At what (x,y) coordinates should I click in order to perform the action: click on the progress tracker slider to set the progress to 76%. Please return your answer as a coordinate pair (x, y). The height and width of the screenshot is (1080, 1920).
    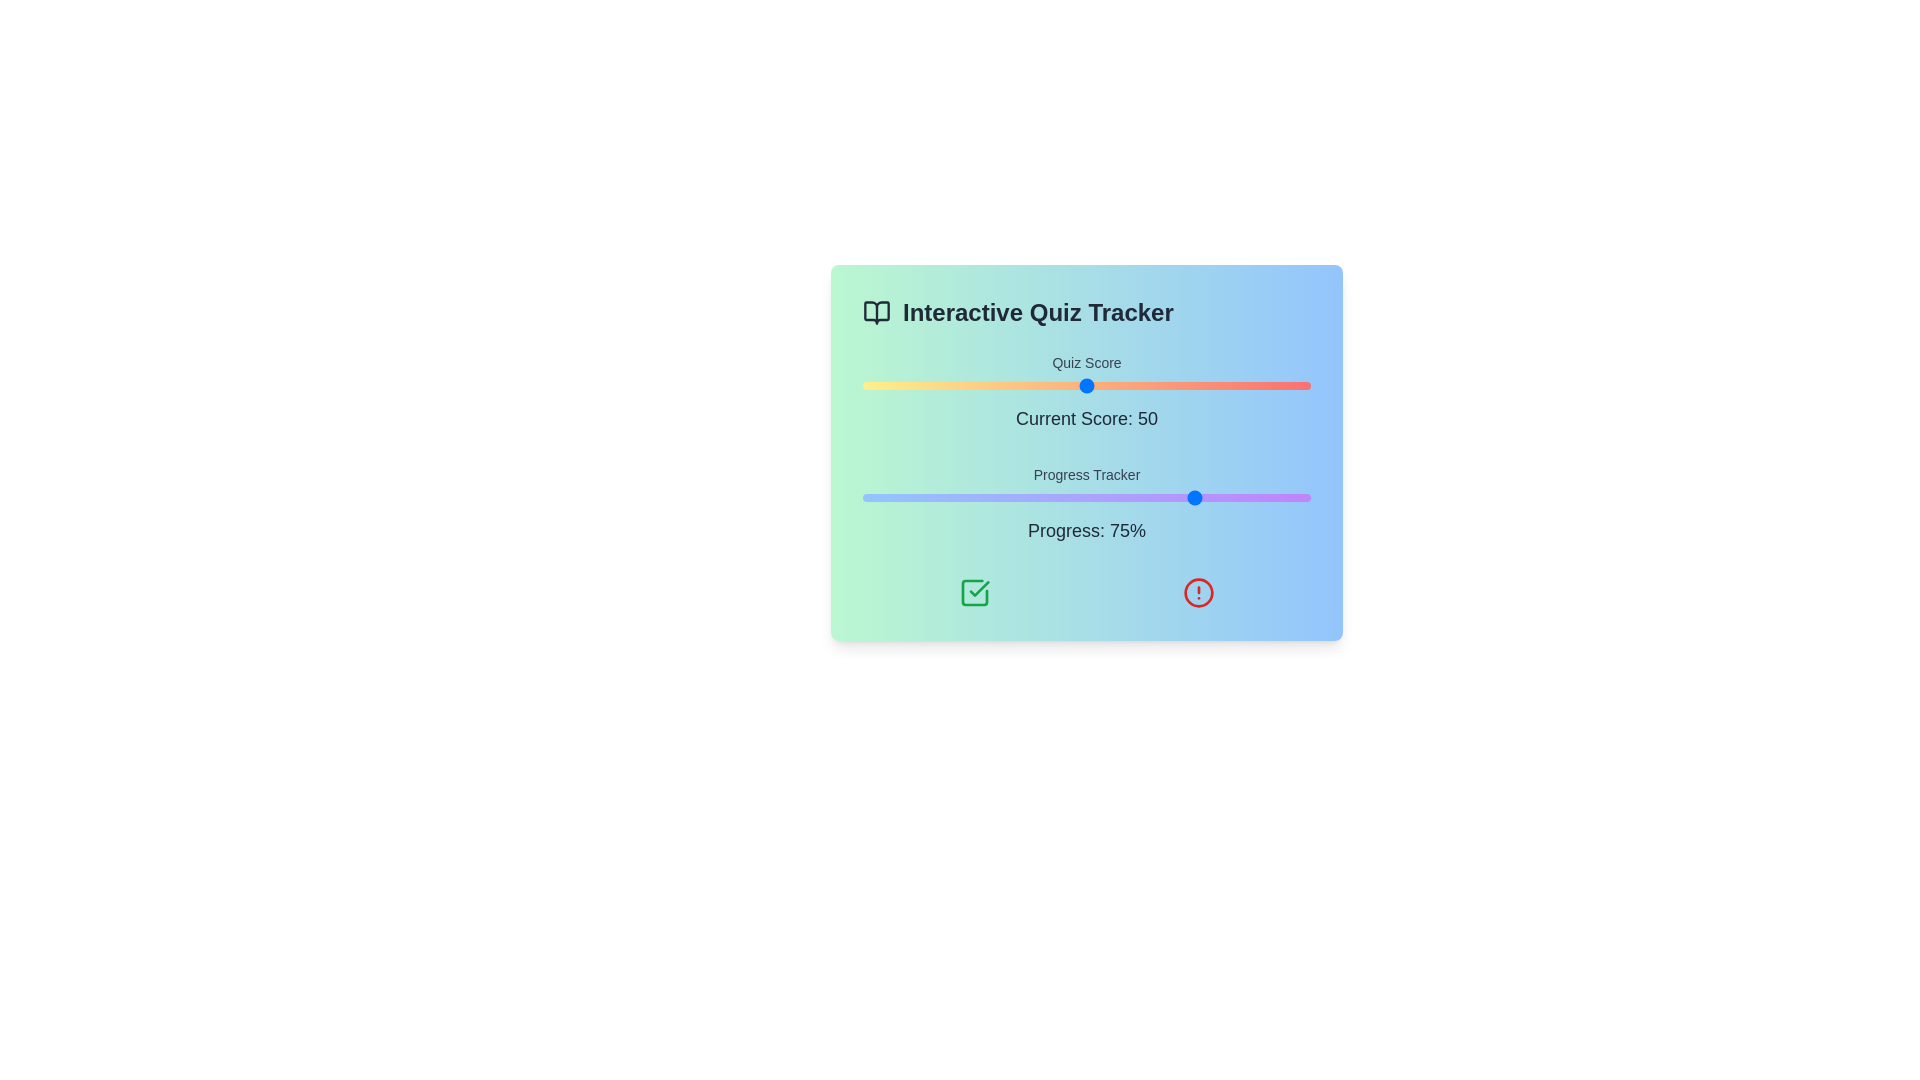
    Looking at the image, I should click on (1202, 496).